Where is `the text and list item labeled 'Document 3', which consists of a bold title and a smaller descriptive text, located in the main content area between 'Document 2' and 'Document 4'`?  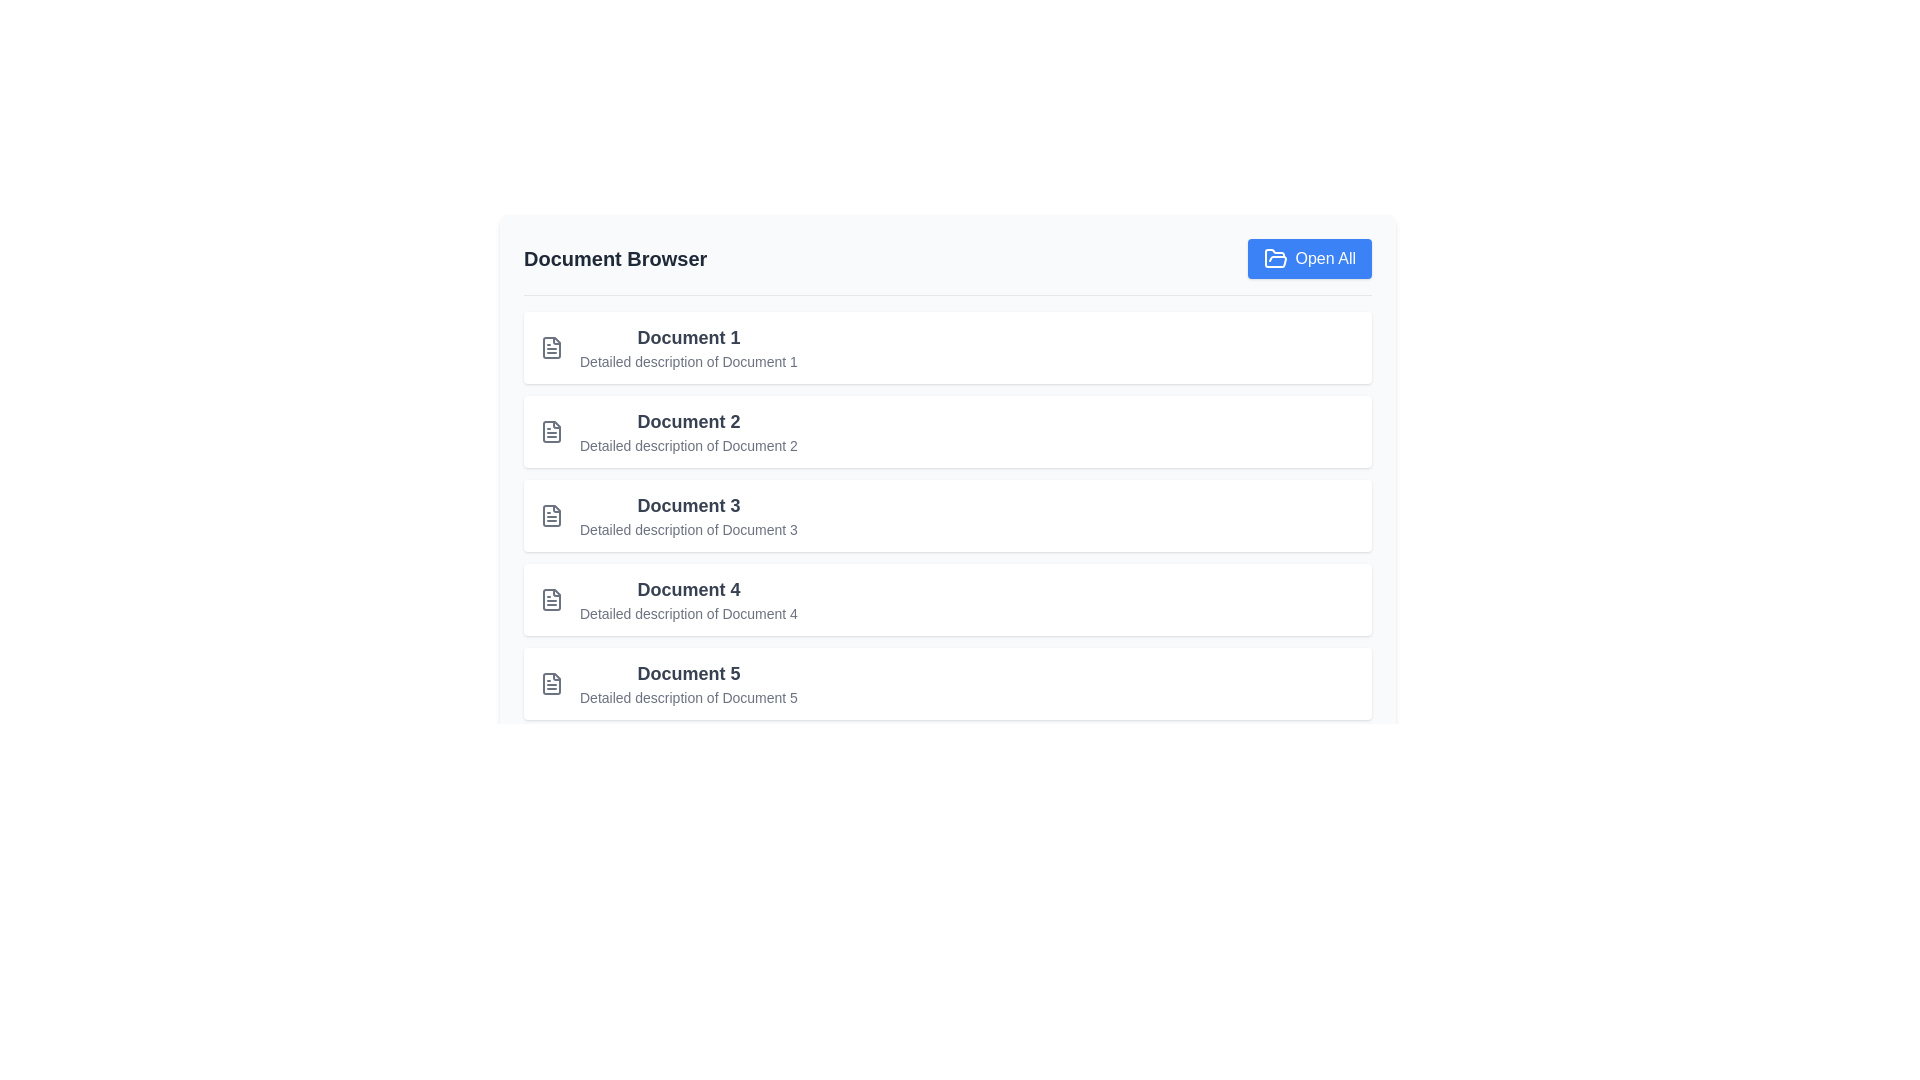 the text and list item labeled 'Document 3', which consists of a bold title and a smaller descriptive text, located in the main content area between 'Document 2' and 'Document 4' is located at coordinates (688, 515).